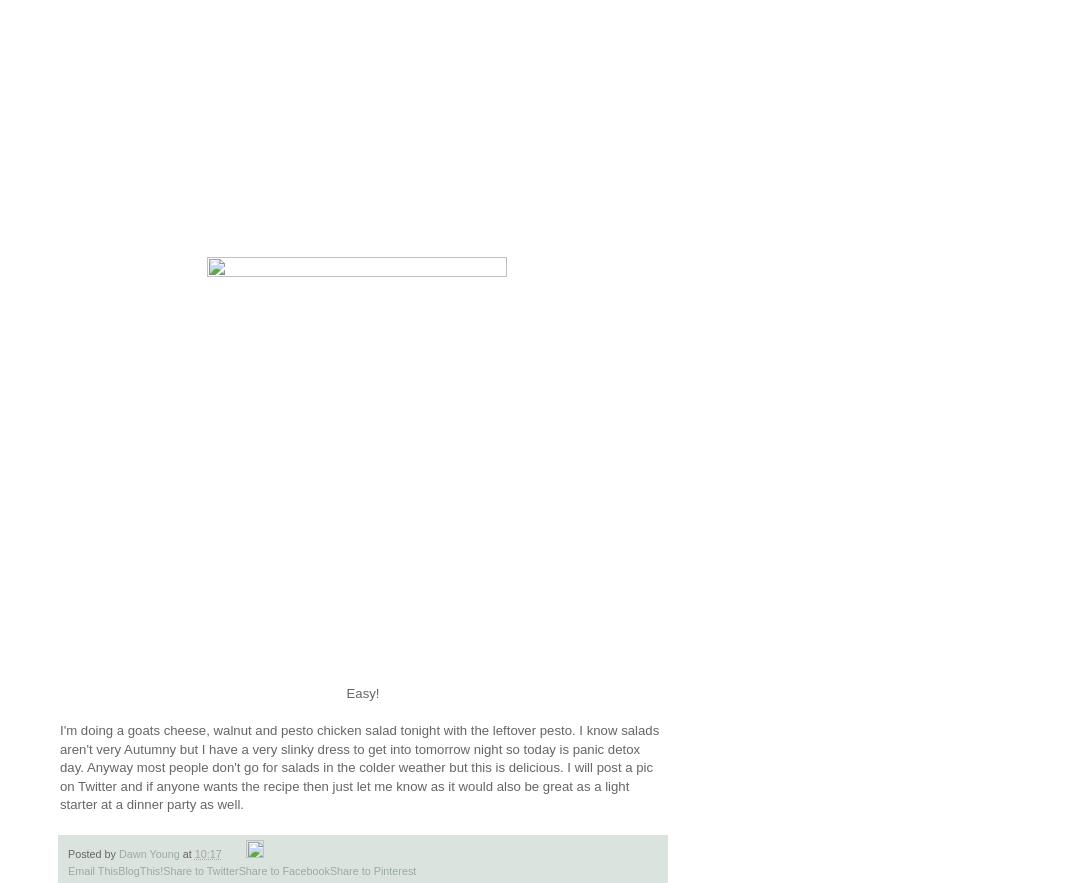 This screenshot has width=1068, height=883. I want to click on 'BlogThis!', so click(140, 869).